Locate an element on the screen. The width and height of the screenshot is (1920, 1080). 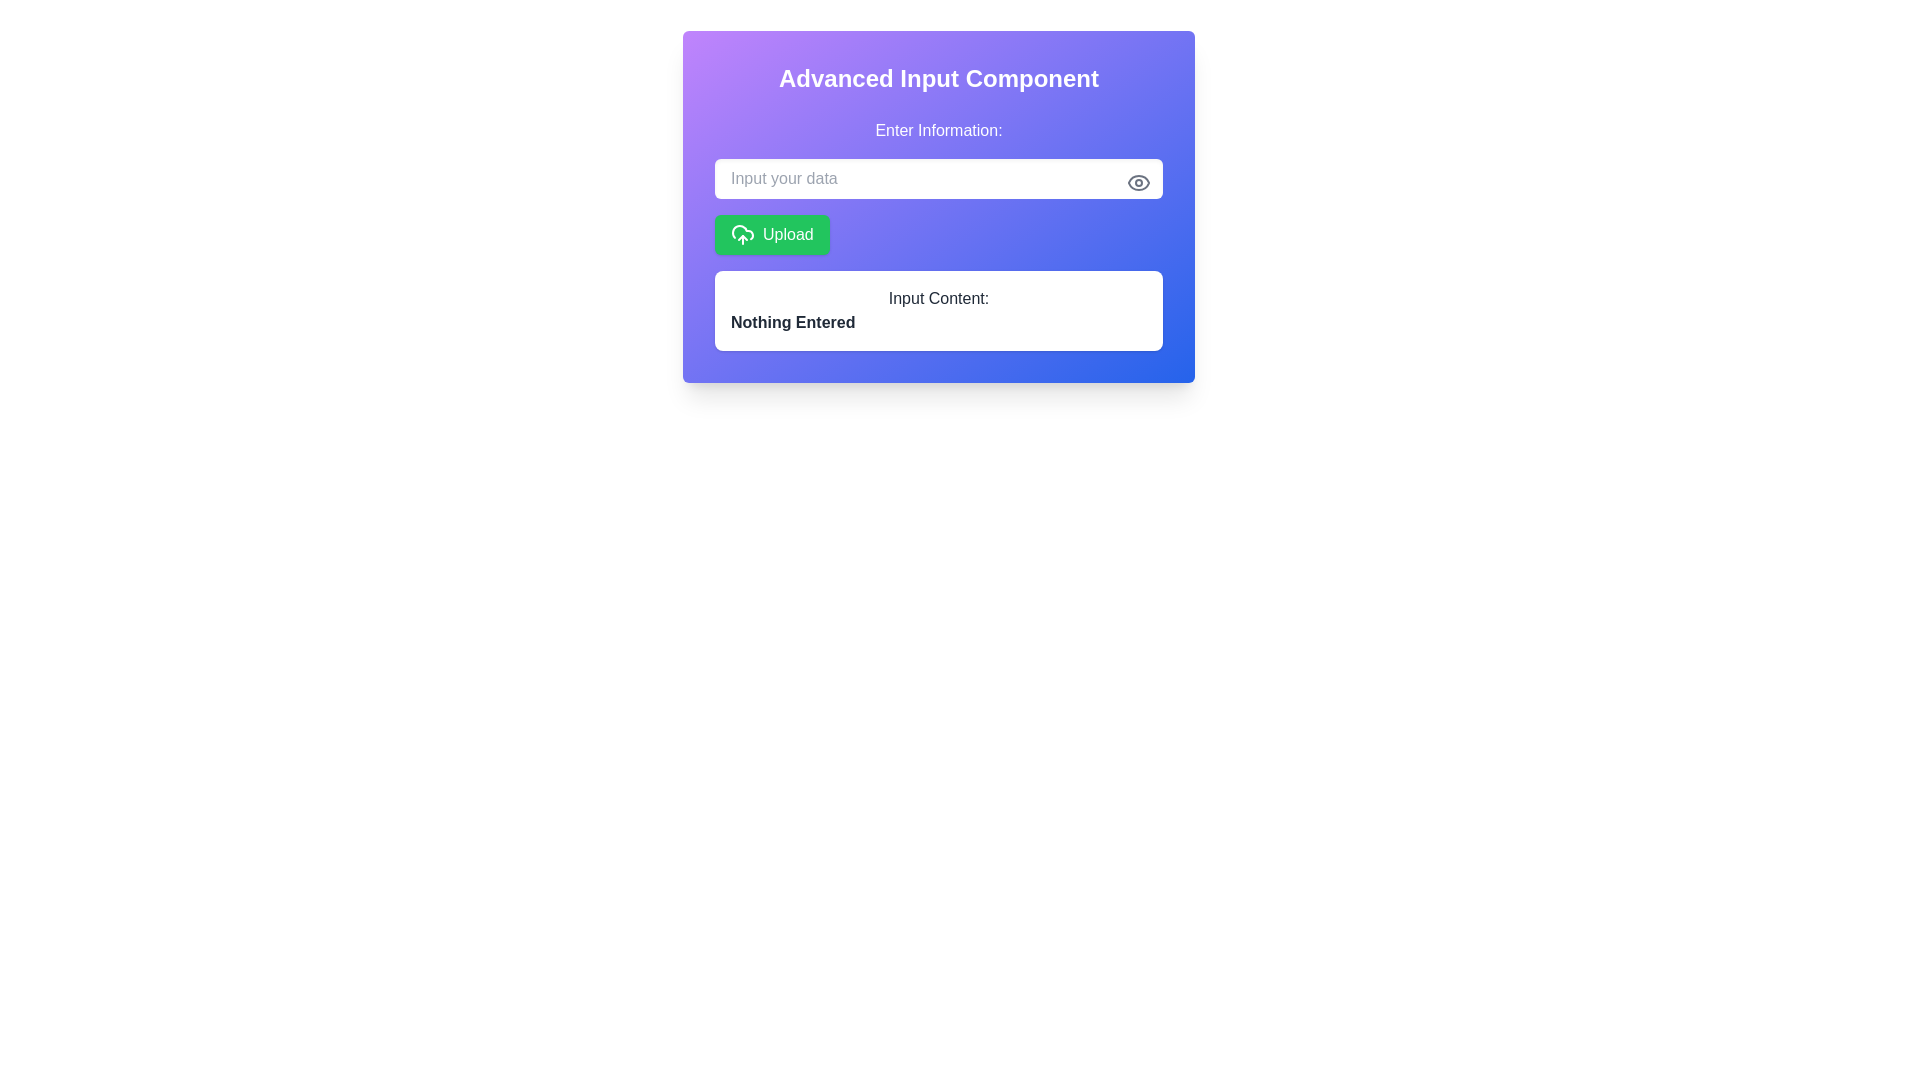
the green rectangular button labeled for upload, located in the lower central portion of the form layout, to initiate the upload action is located at coordinates (787, 234).